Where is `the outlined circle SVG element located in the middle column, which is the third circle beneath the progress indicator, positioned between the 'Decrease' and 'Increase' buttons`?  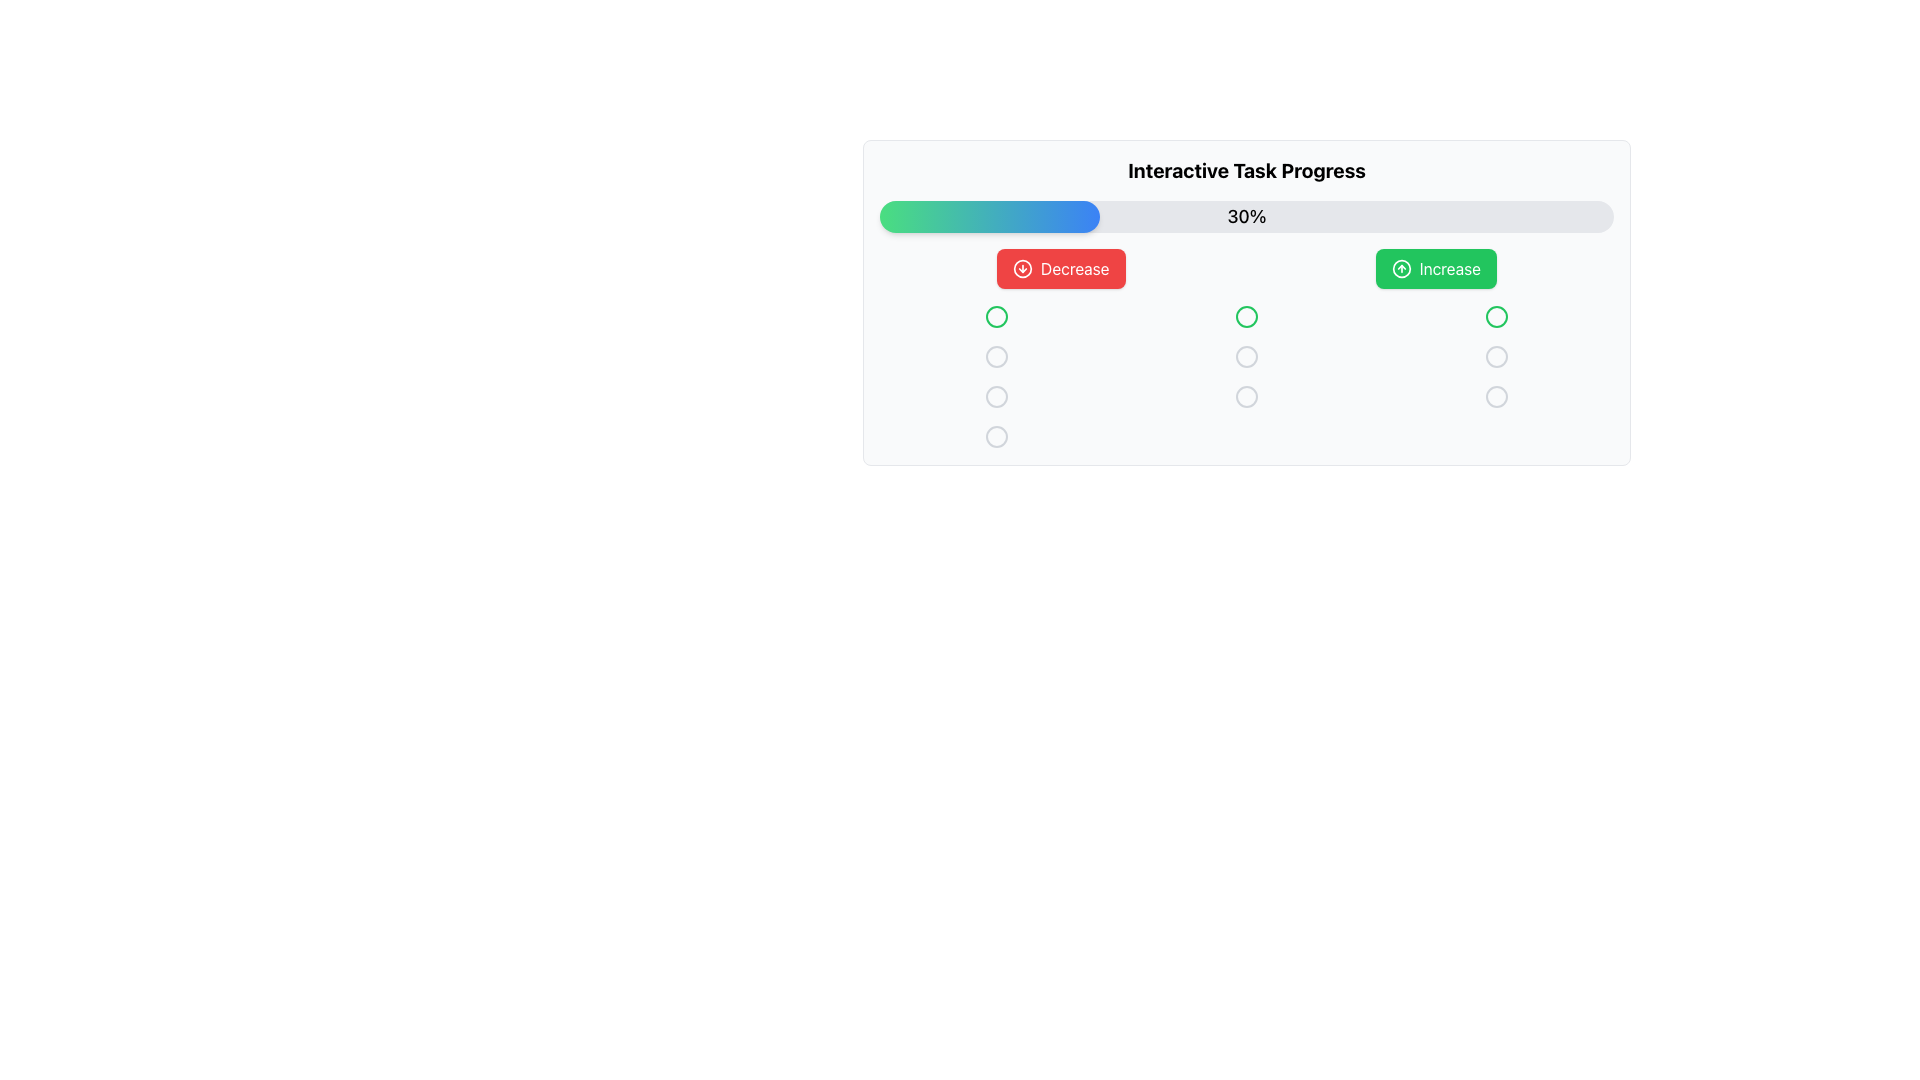
the outlined circle SVG element located in the middle column, which is the third circle beneath the progress indicator, positioned between the 'Decrease' and 'Increase' buttons is located at coordinates (1246, 397).